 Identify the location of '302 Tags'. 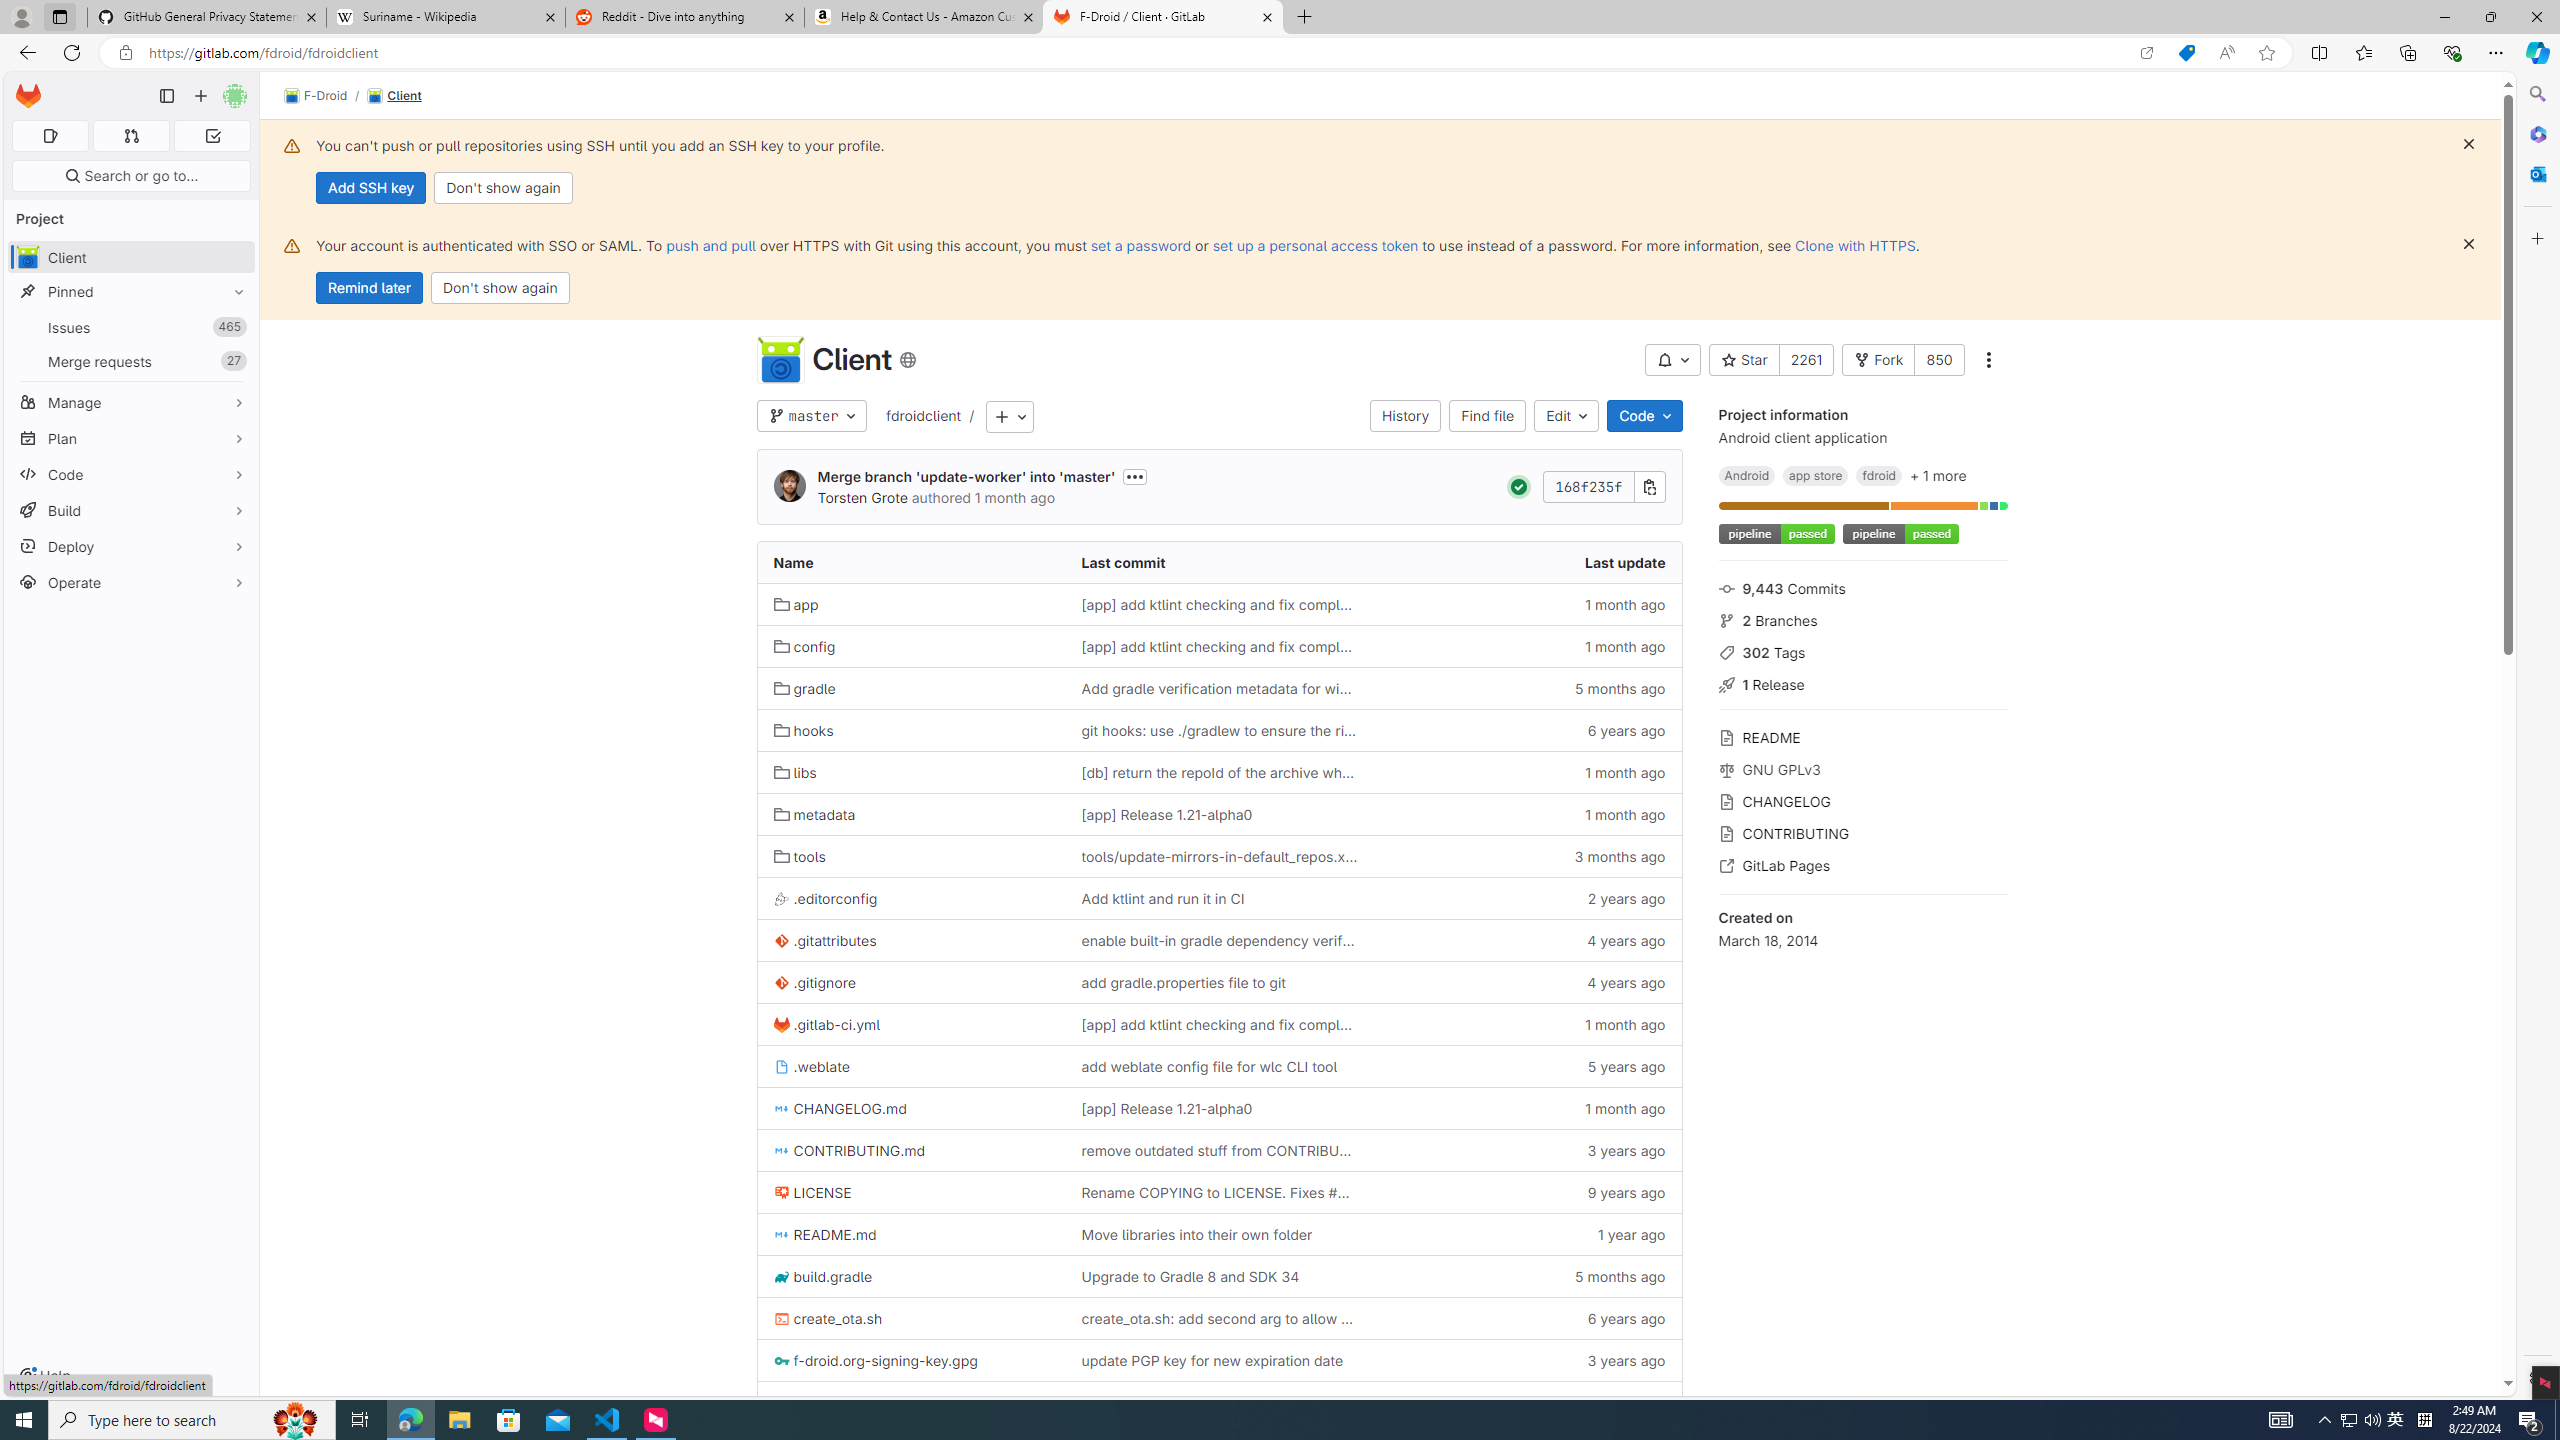
(1862, 650).